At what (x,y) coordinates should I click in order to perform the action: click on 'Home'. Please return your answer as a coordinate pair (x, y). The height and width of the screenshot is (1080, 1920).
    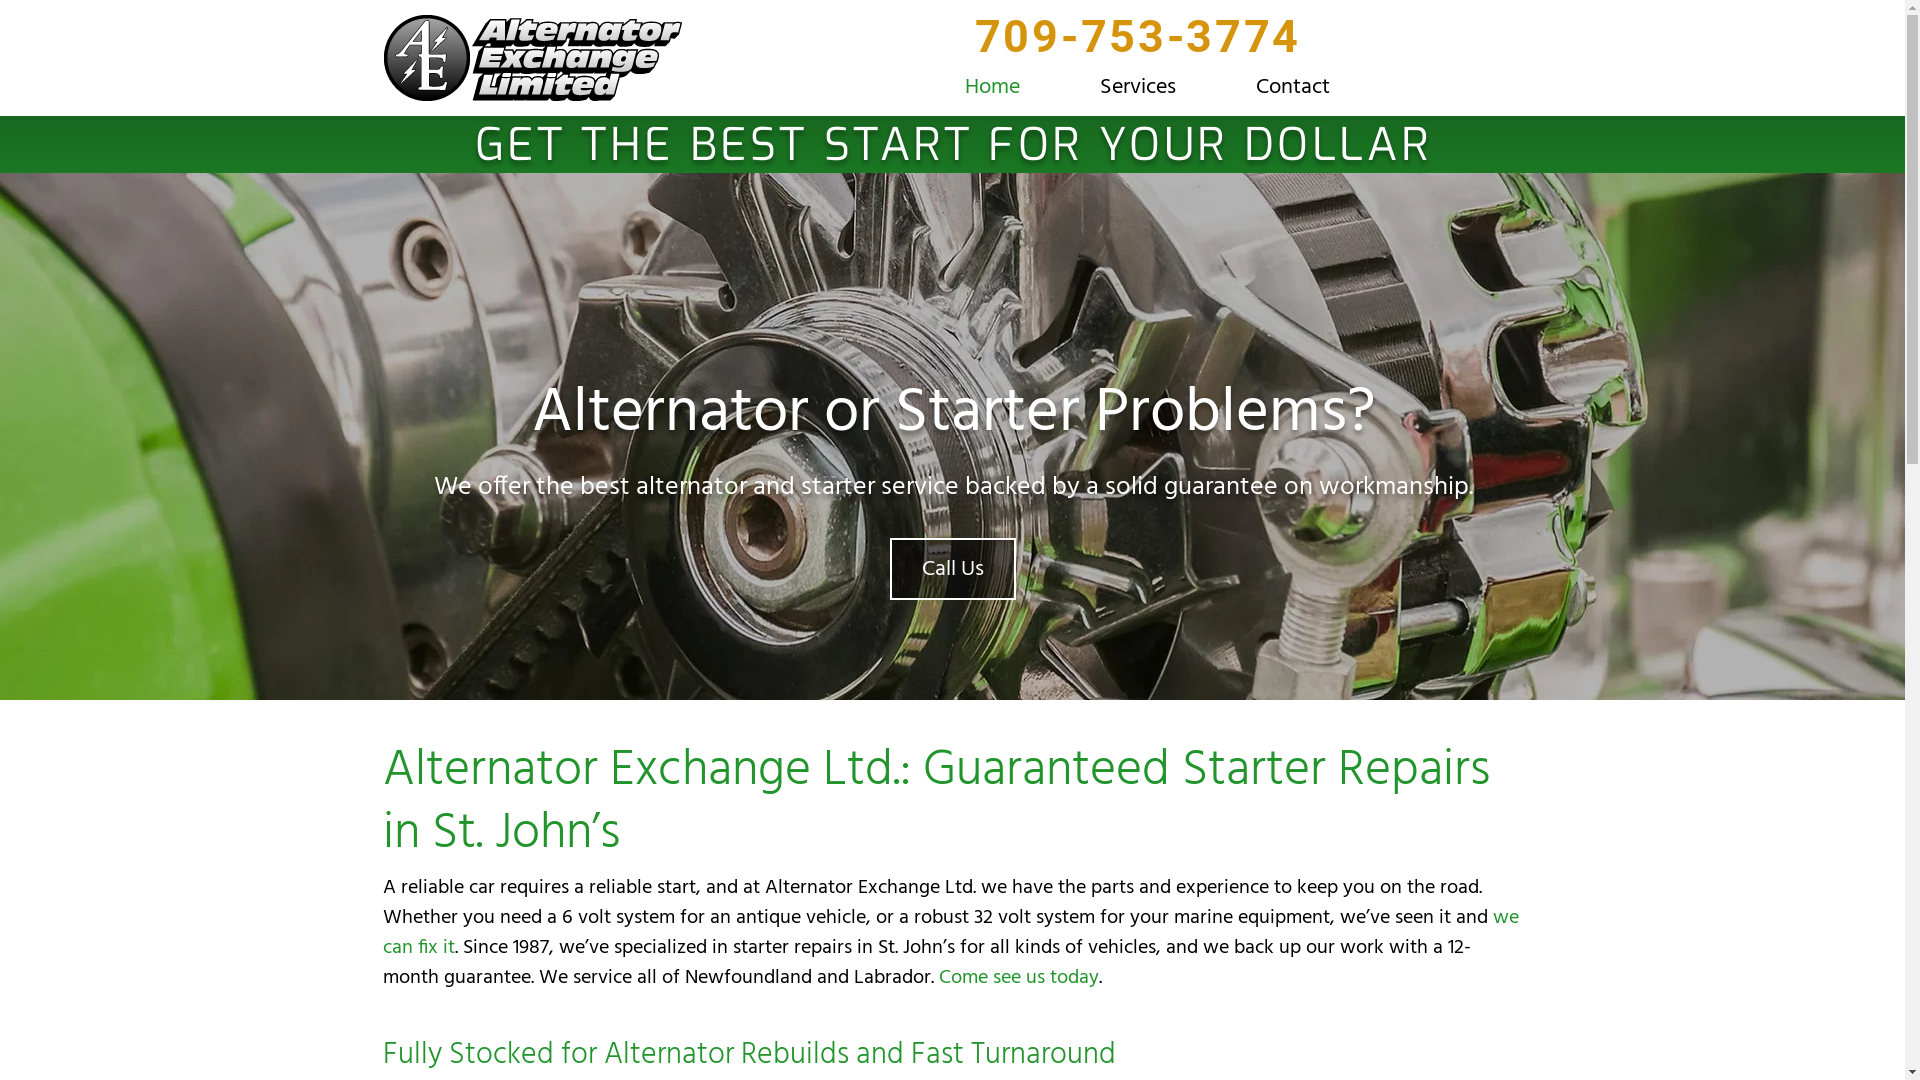
    Looking at the image, I should click on (991, 81).